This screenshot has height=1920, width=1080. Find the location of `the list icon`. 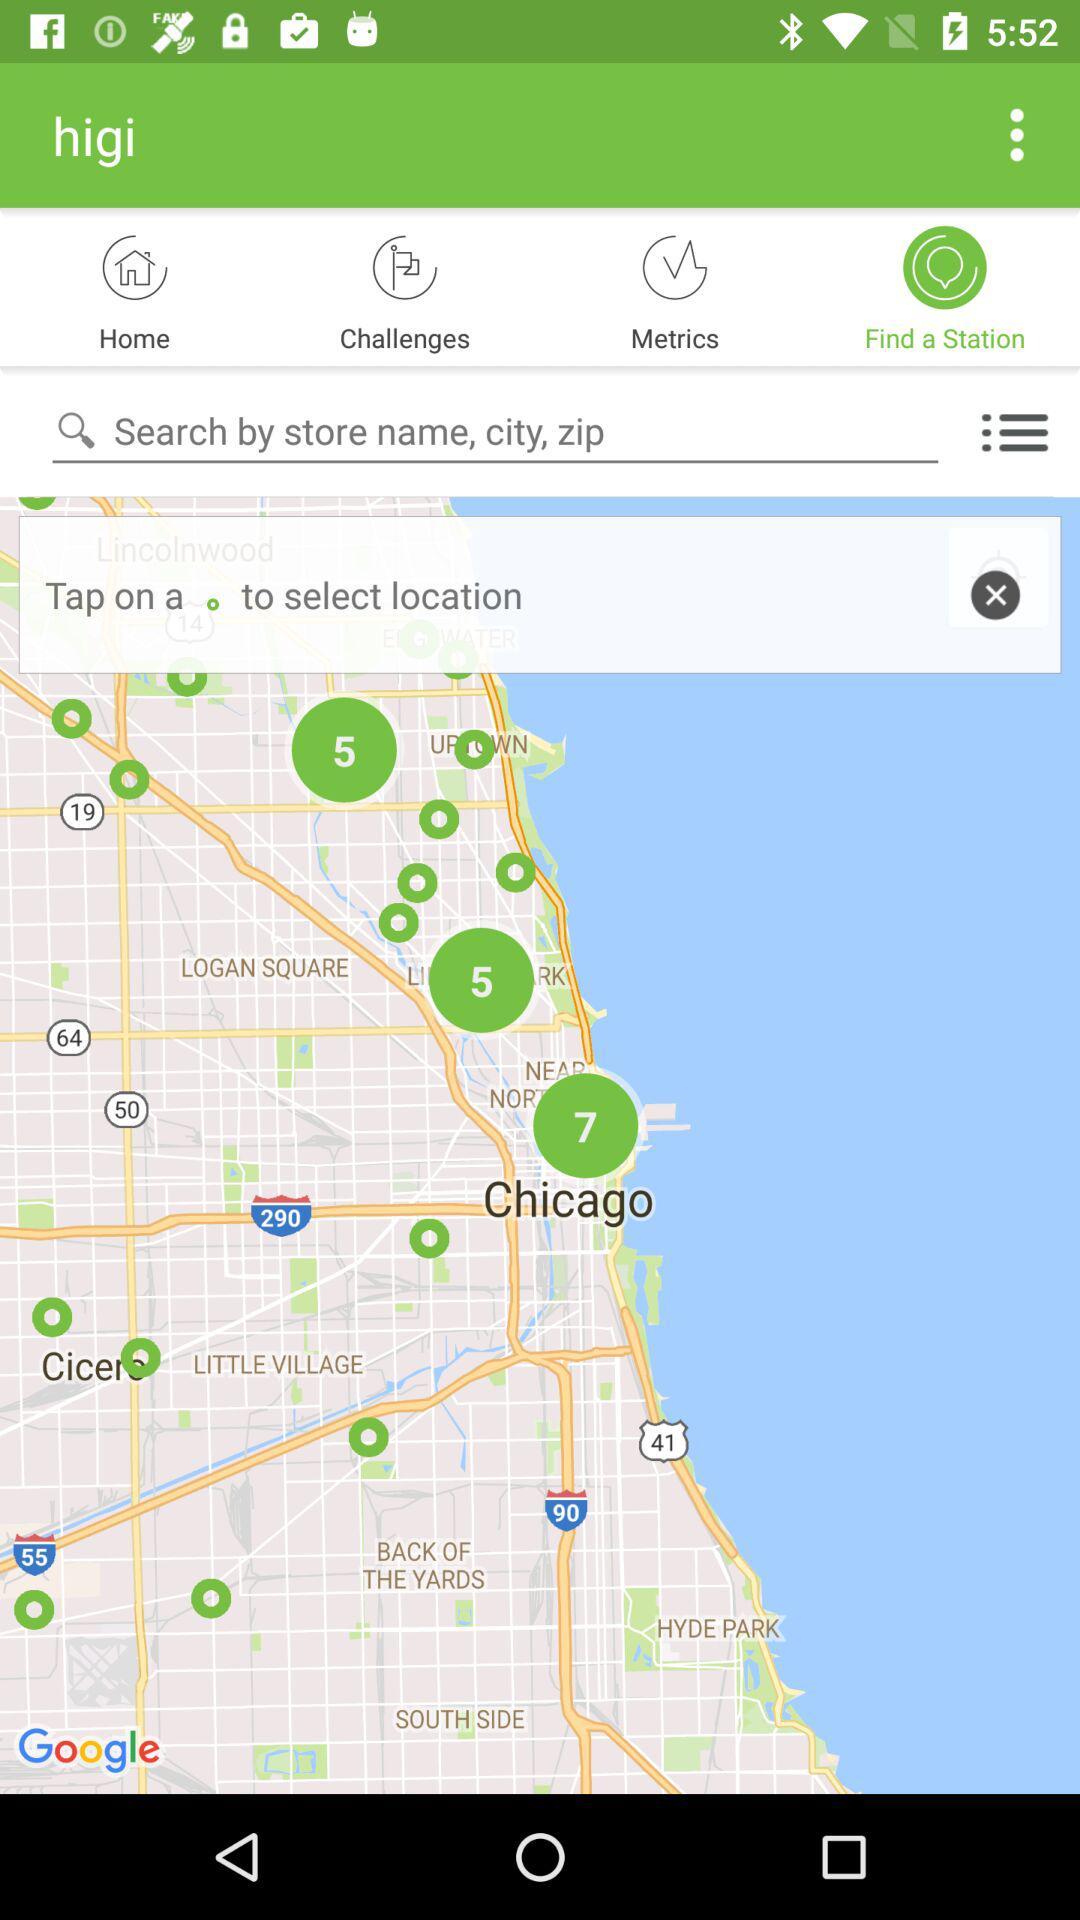

the list icon is located at coordinates (1014, 430).